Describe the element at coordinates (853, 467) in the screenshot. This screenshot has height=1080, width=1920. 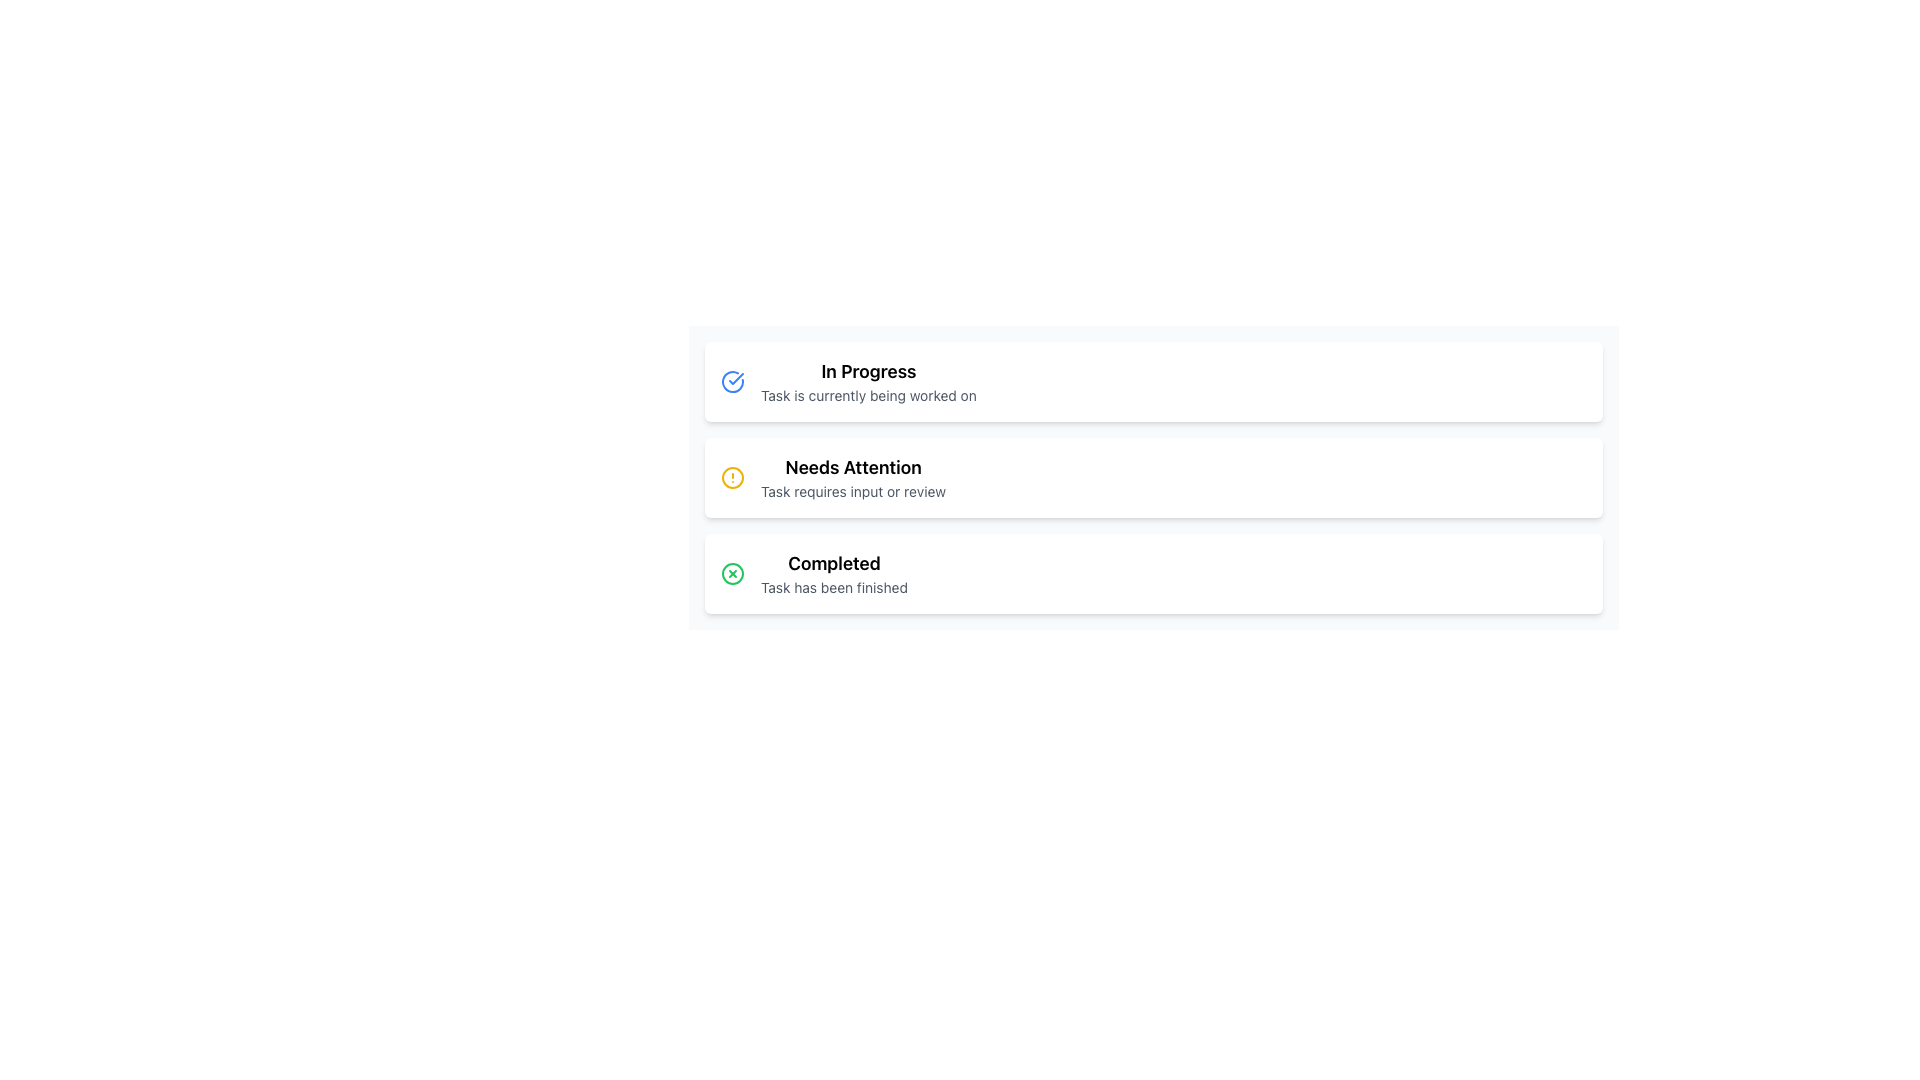
I see `the bolded text label displaying 'Needs Attention', which is the primary text in the second list item` at that location.